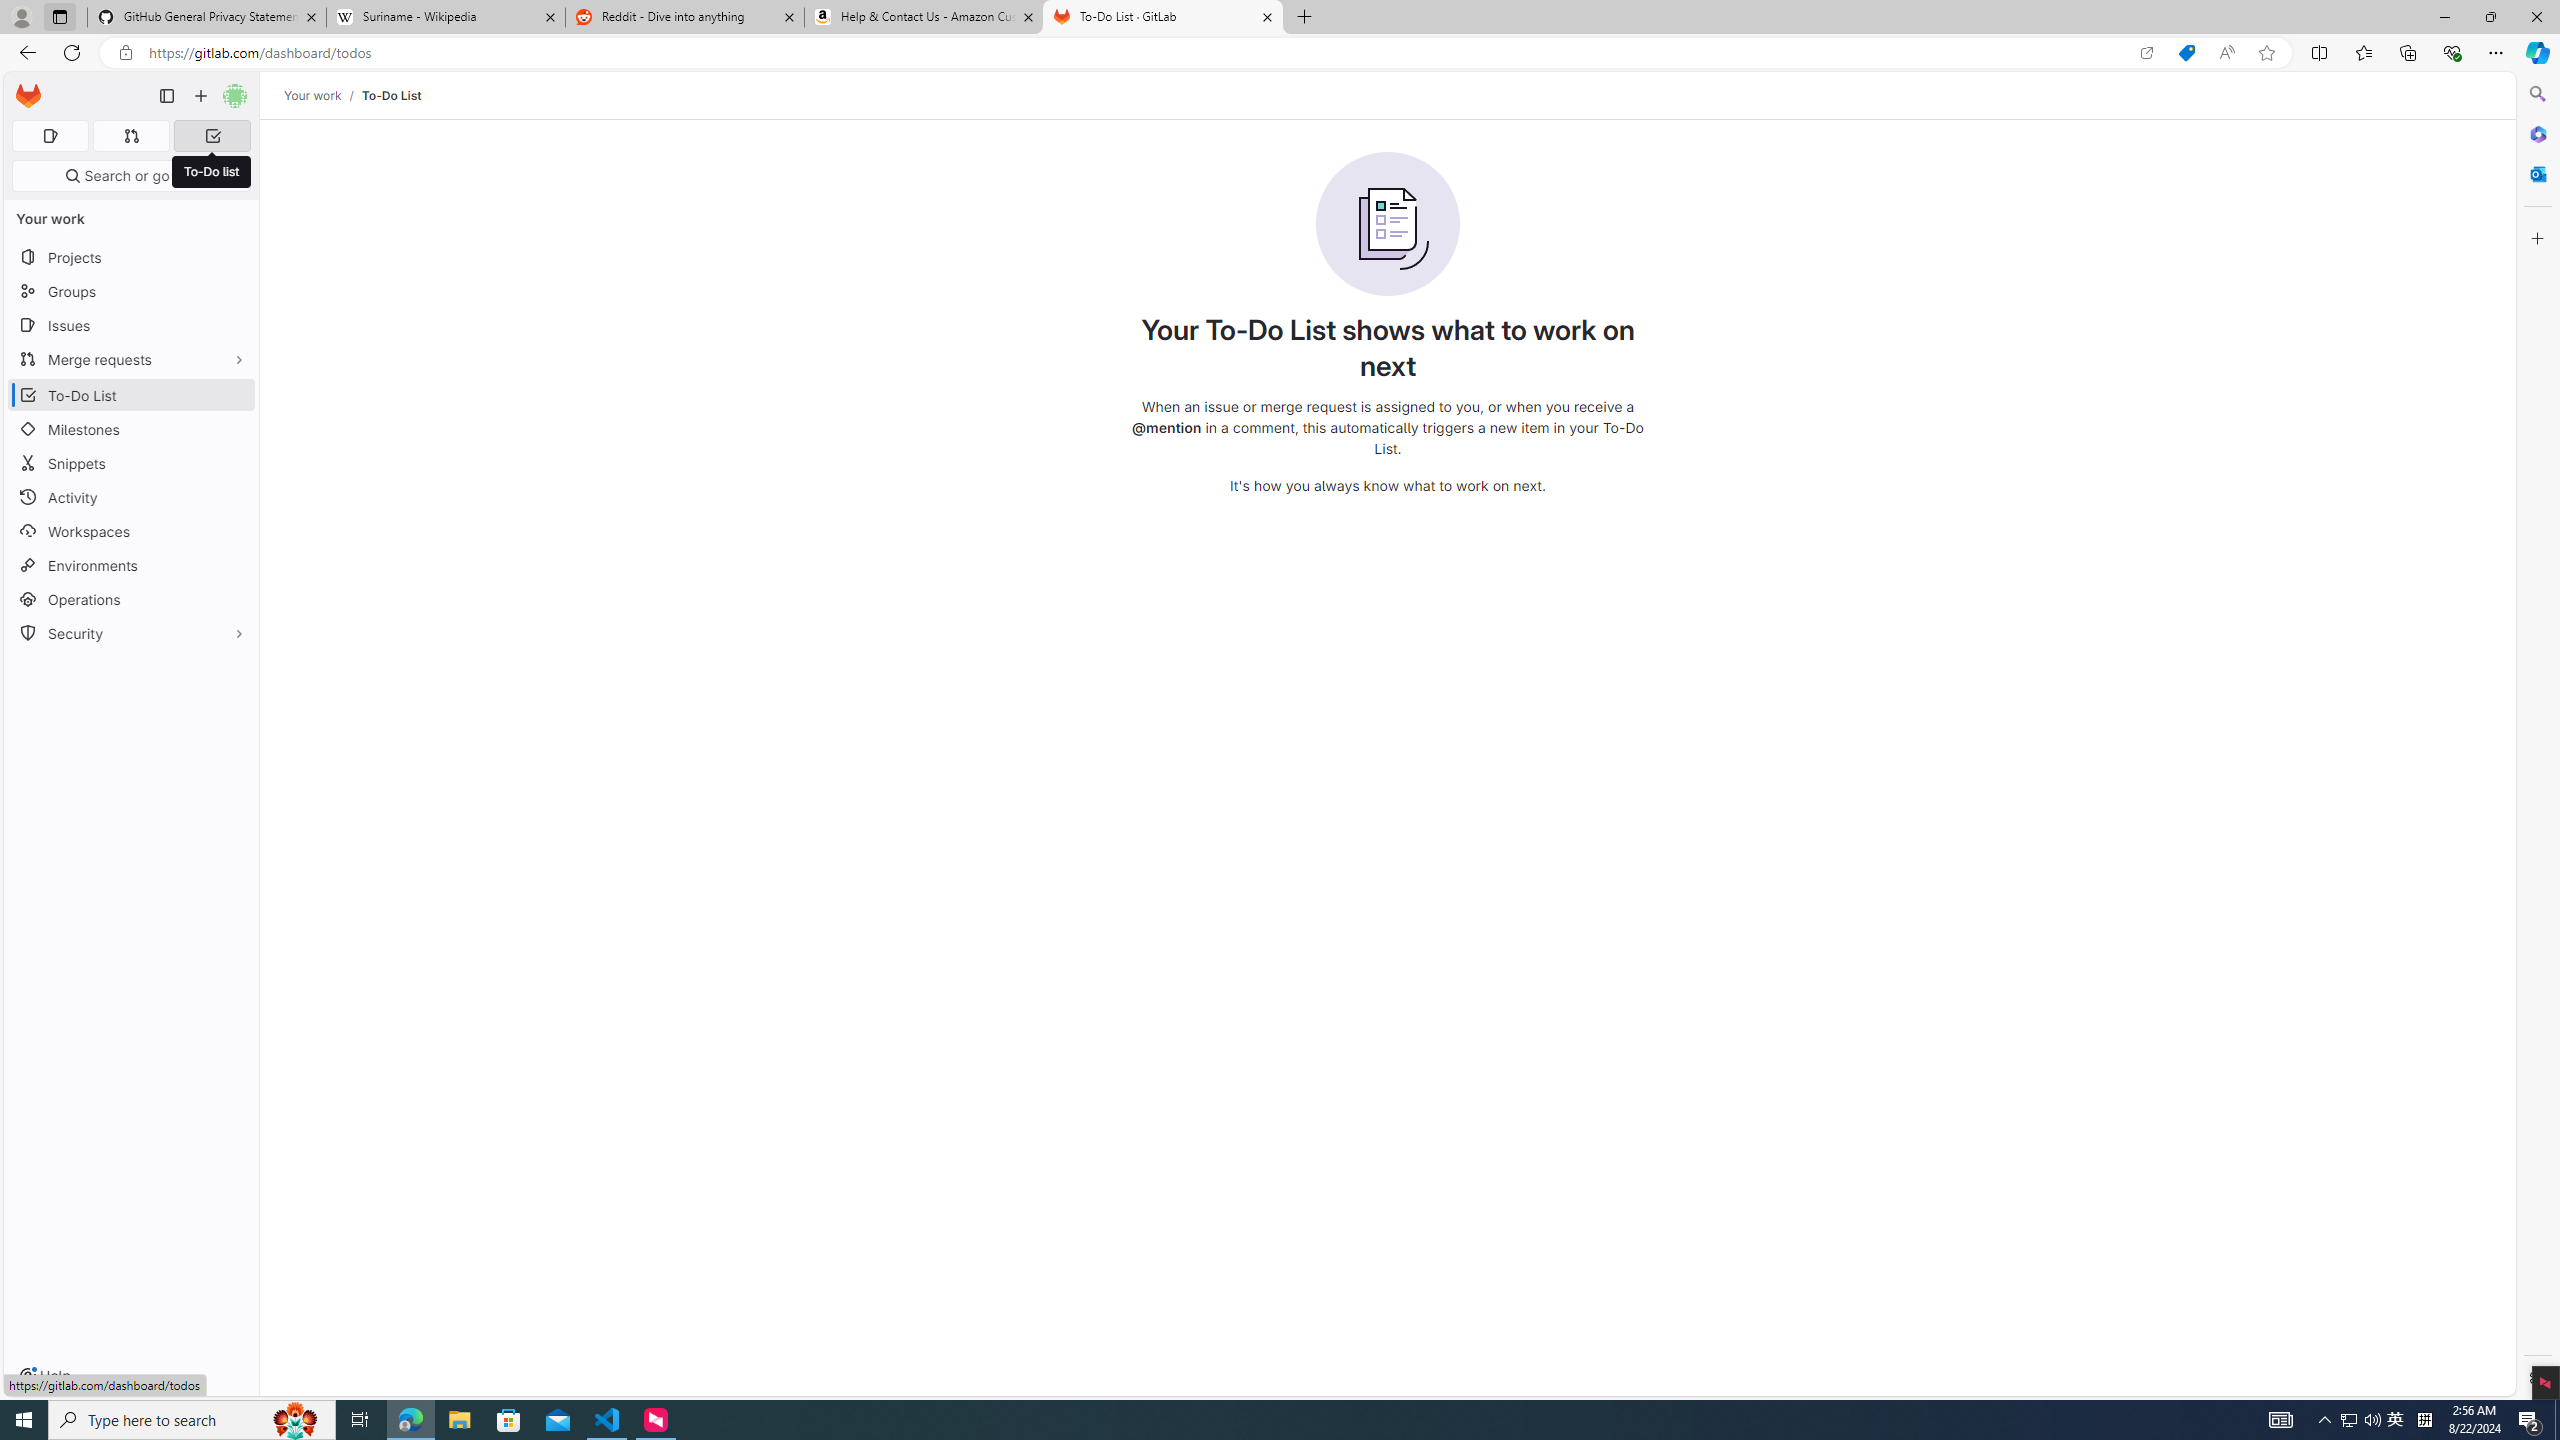  What do you see at coordinates (130, 291) in the screenshot?
I see `'Groups'` at bounding box center [130, 291].